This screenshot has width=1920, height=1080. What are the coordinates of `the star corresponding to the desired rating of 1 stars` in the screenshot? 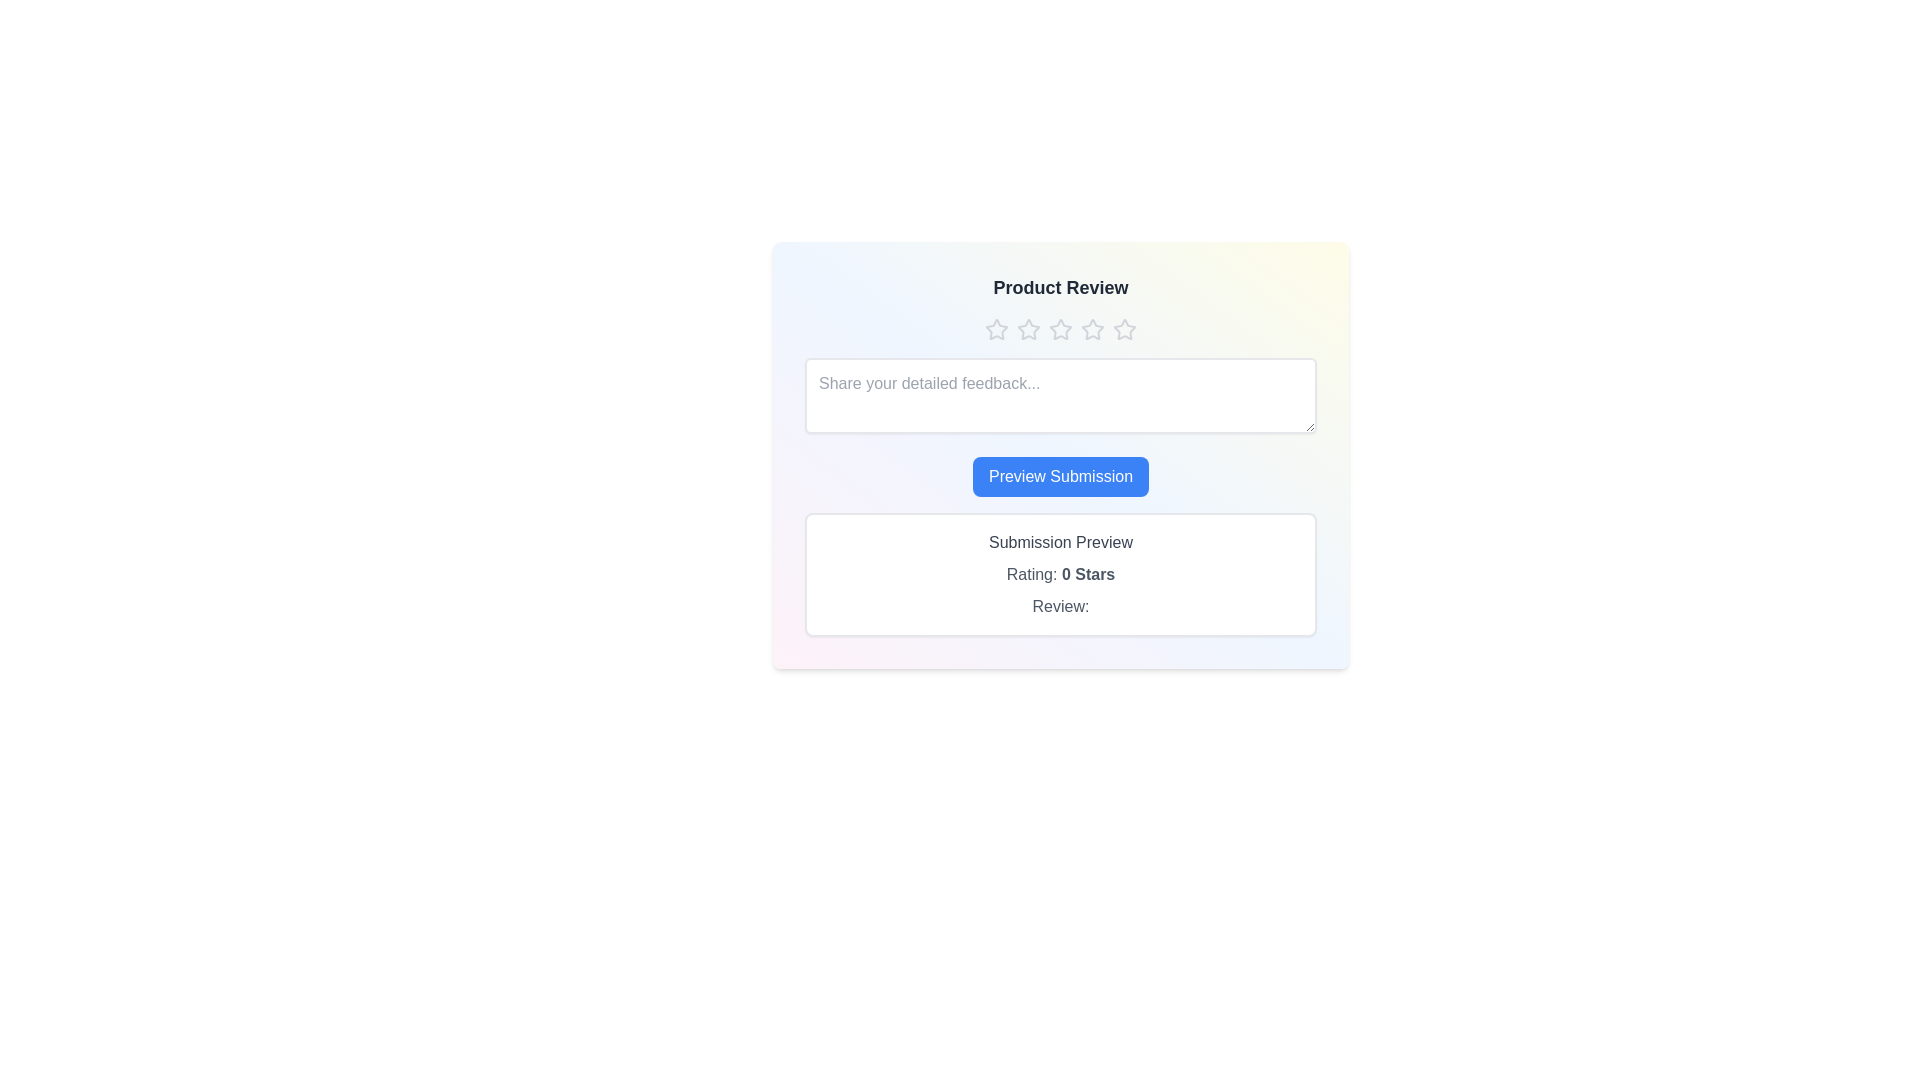 It's located at (997, 329).